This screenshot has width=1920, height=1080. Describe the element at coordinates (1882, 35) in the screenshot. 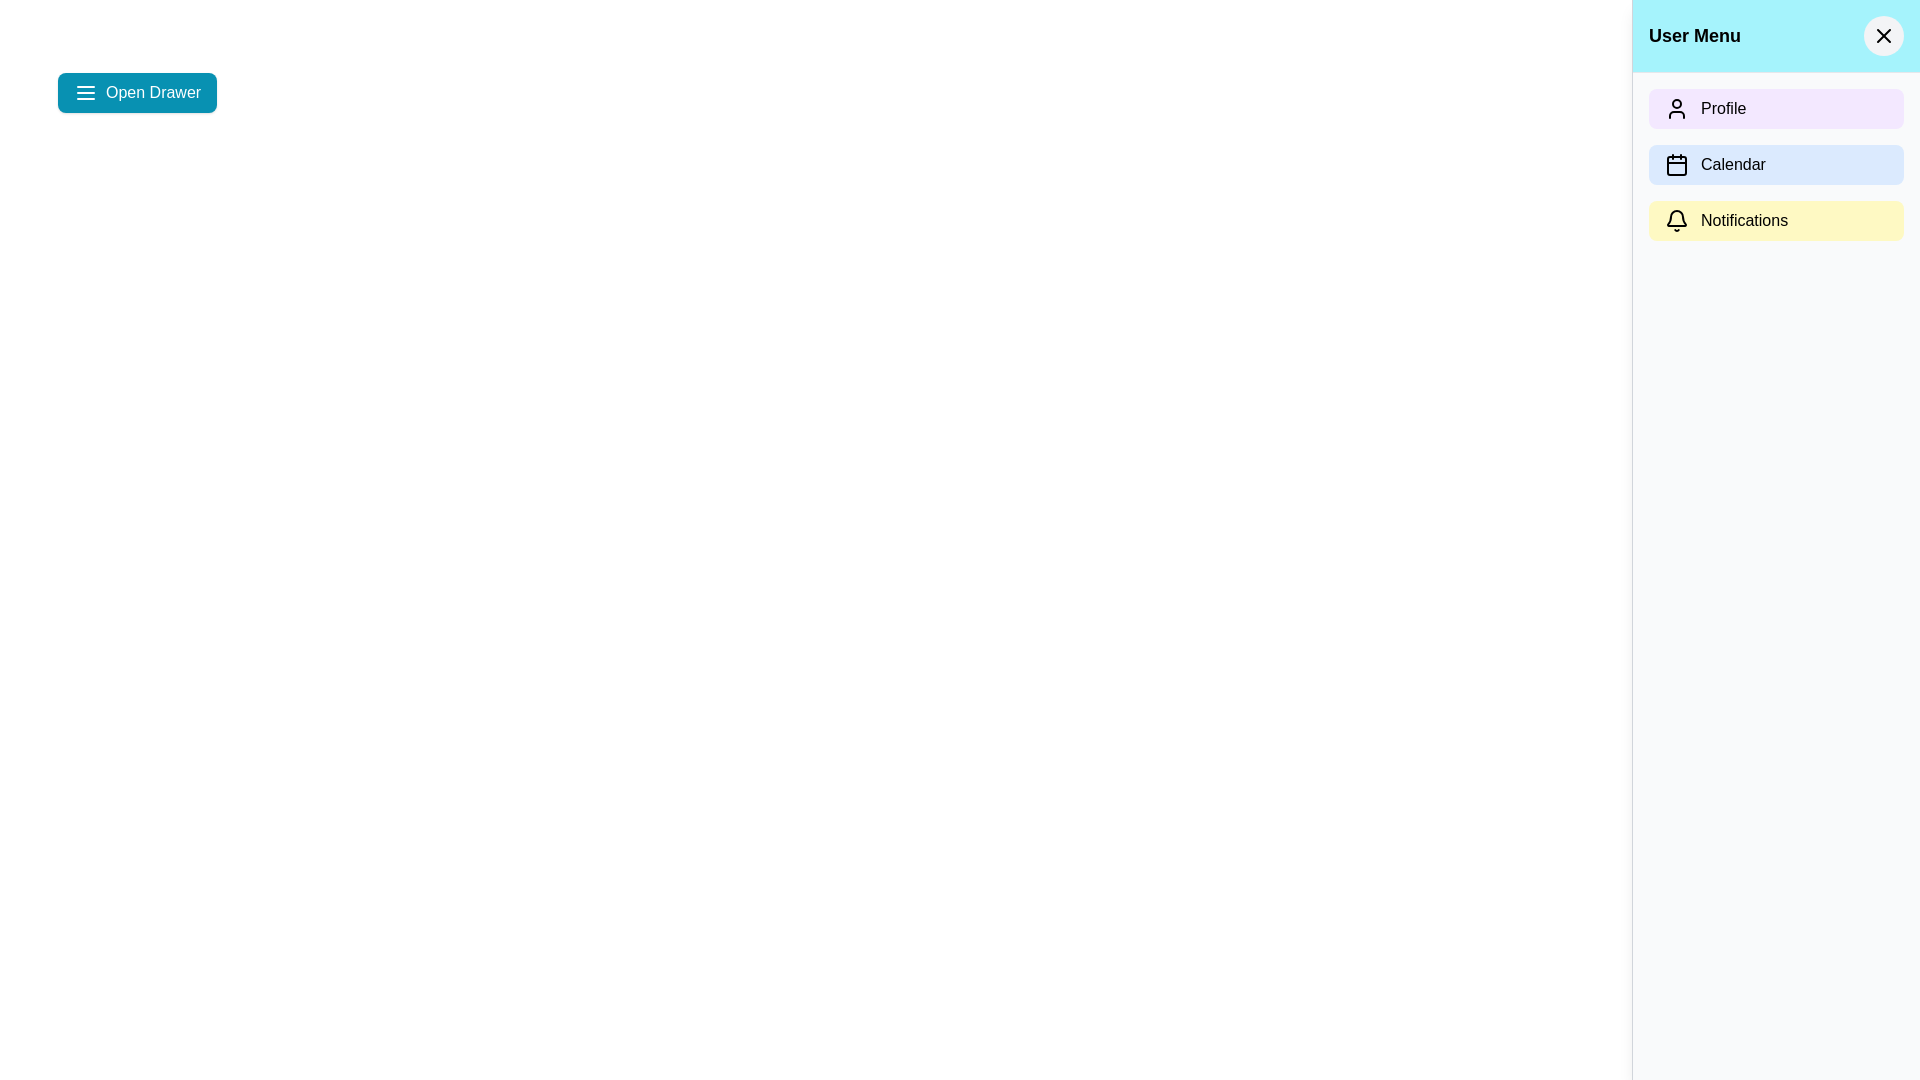

I see `the close icon button in the header to close the drawer` at that location.